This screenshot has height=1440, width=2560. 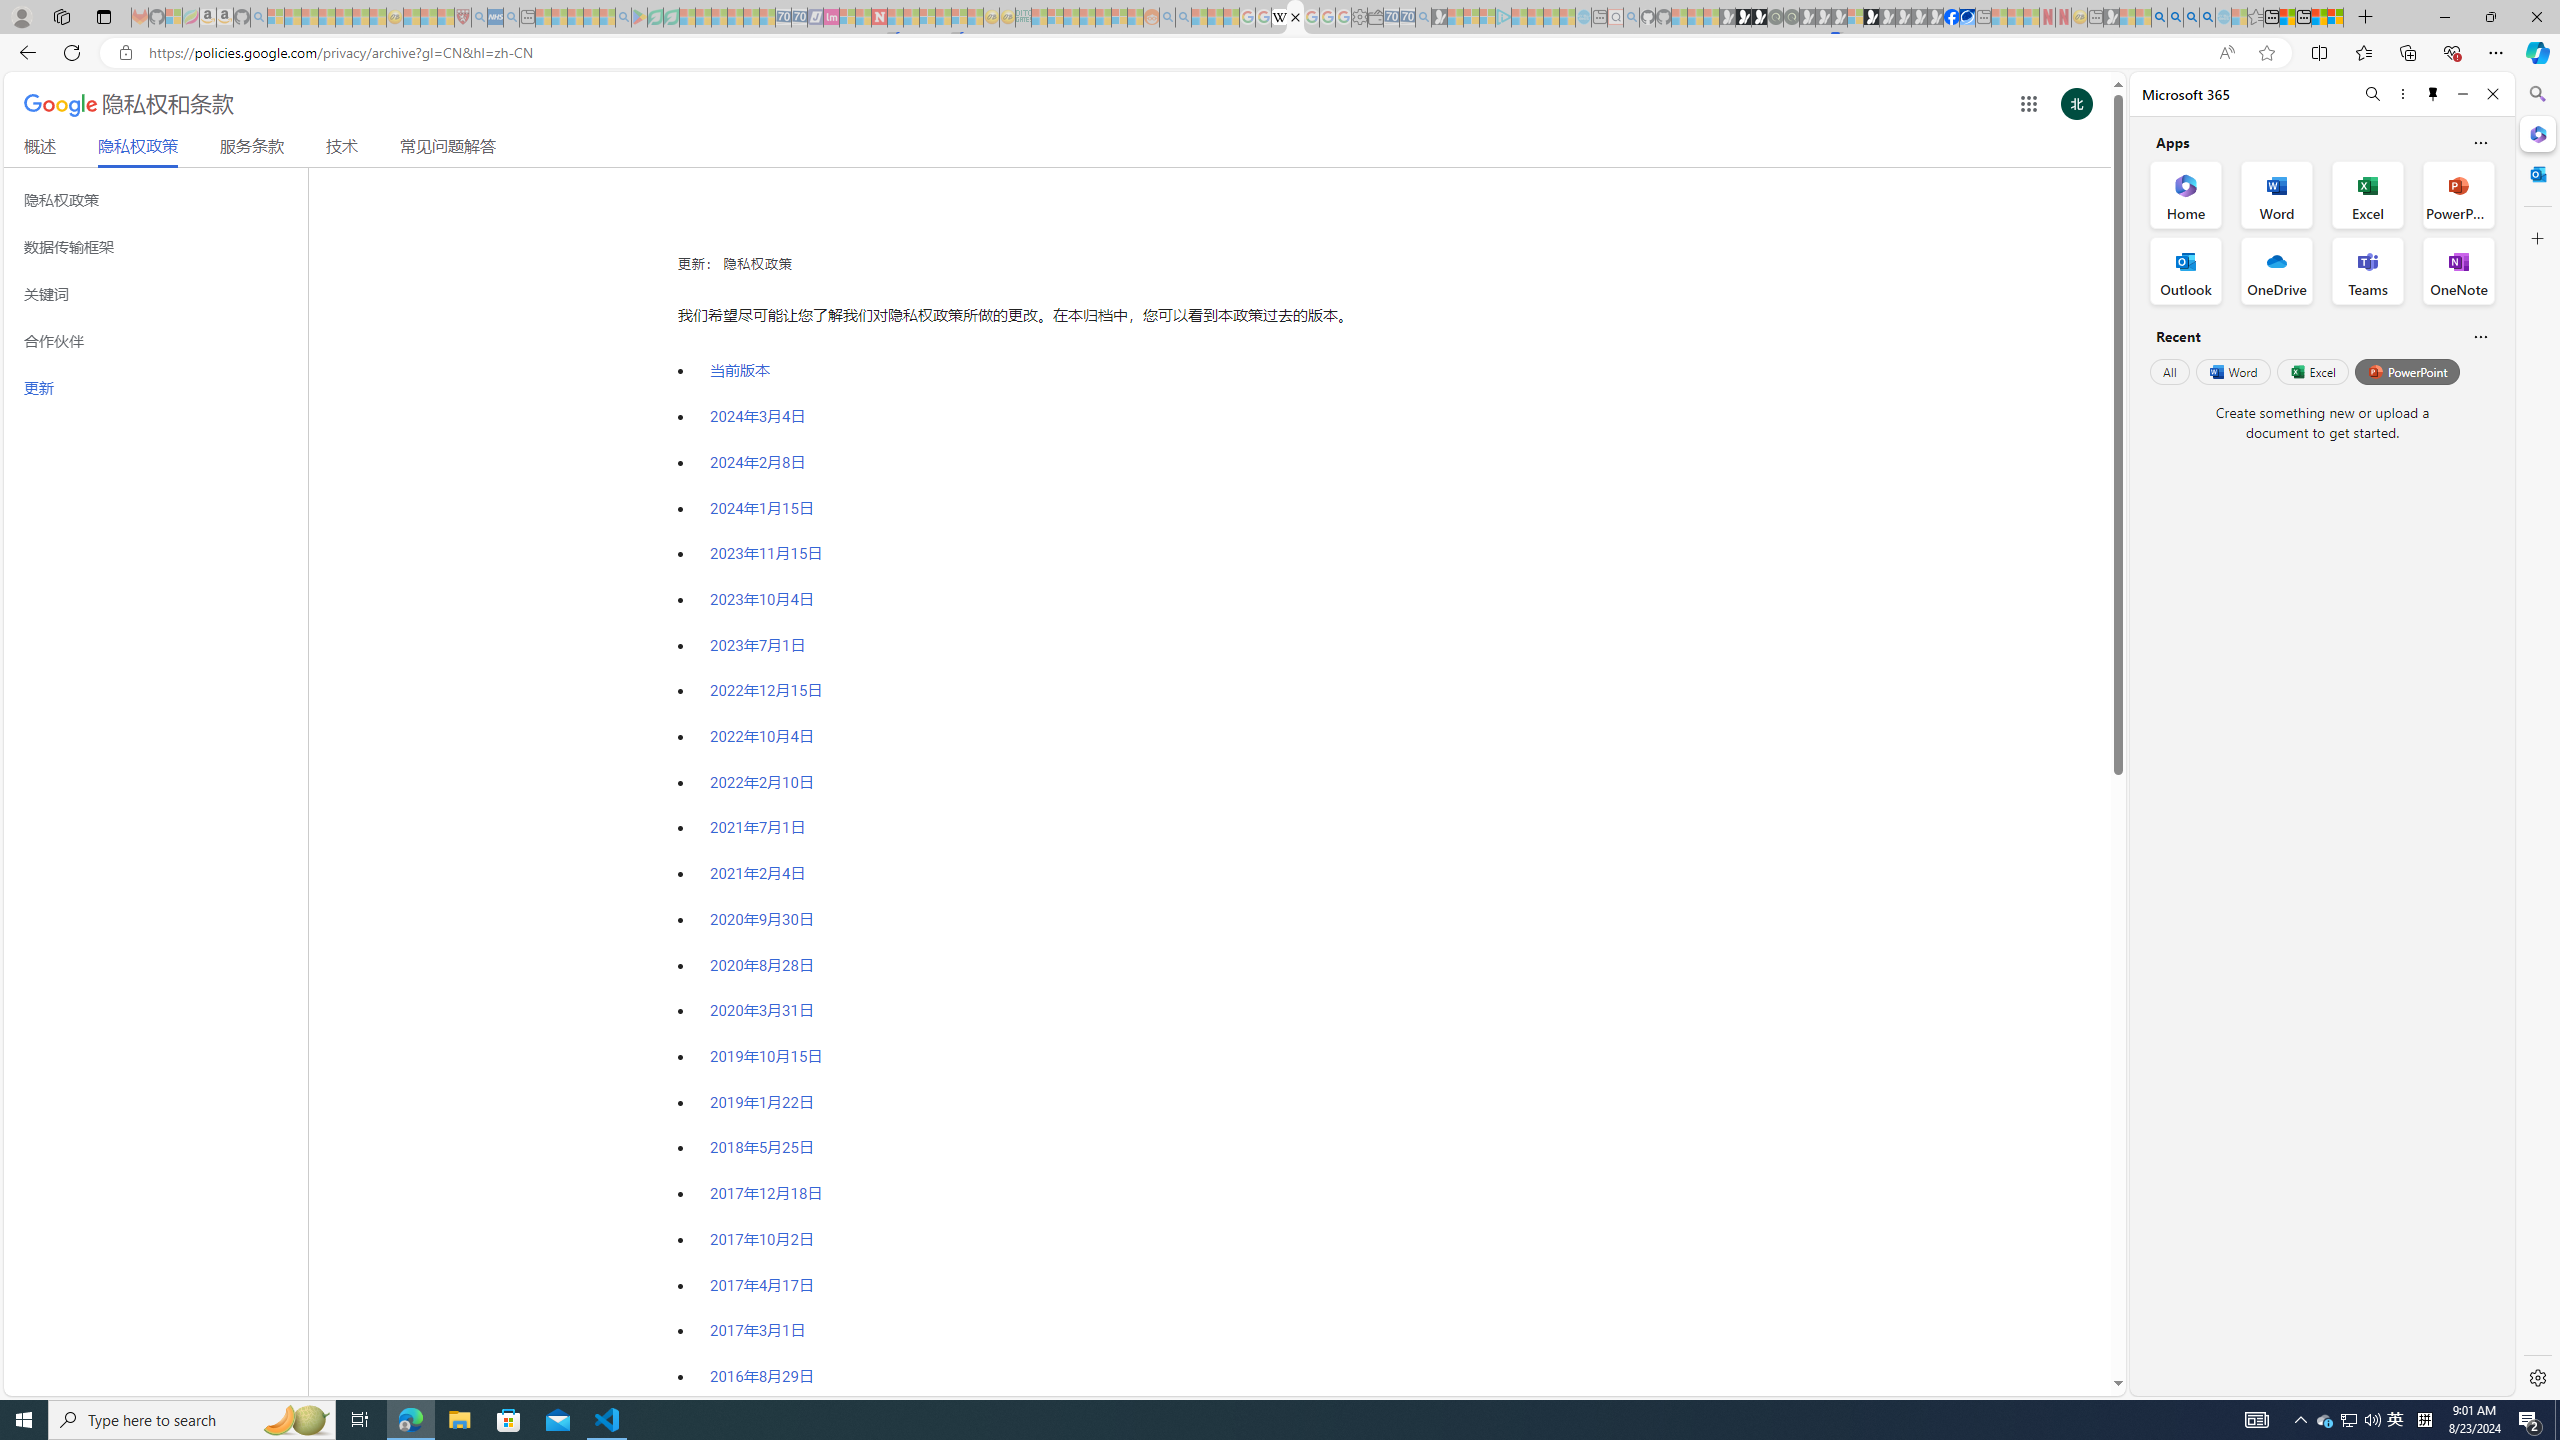 I want to click on 'Bing Real Estate - Home sales and rental listings - Sleeping', so click(x=1422, y=16).